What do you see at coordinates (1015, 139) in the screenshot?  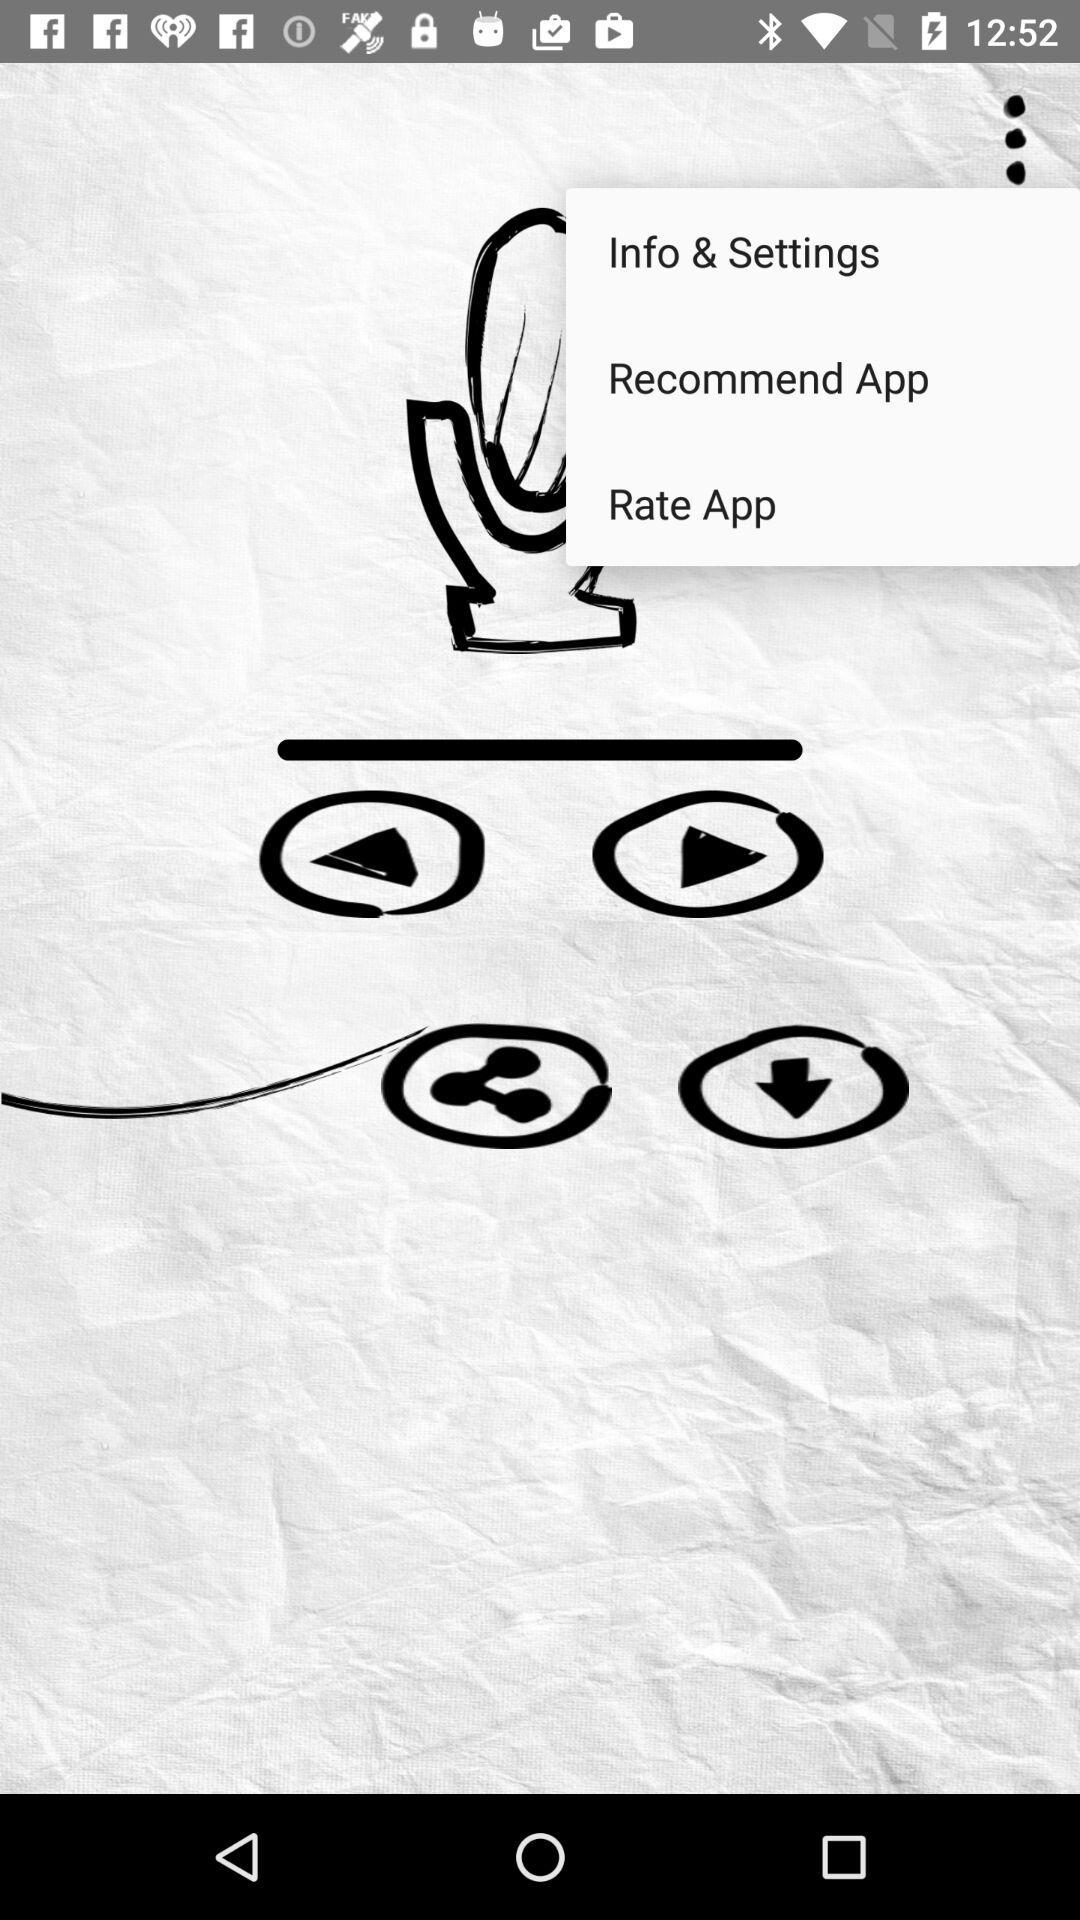 I see `open settings` at bounding box center [1015, 139].